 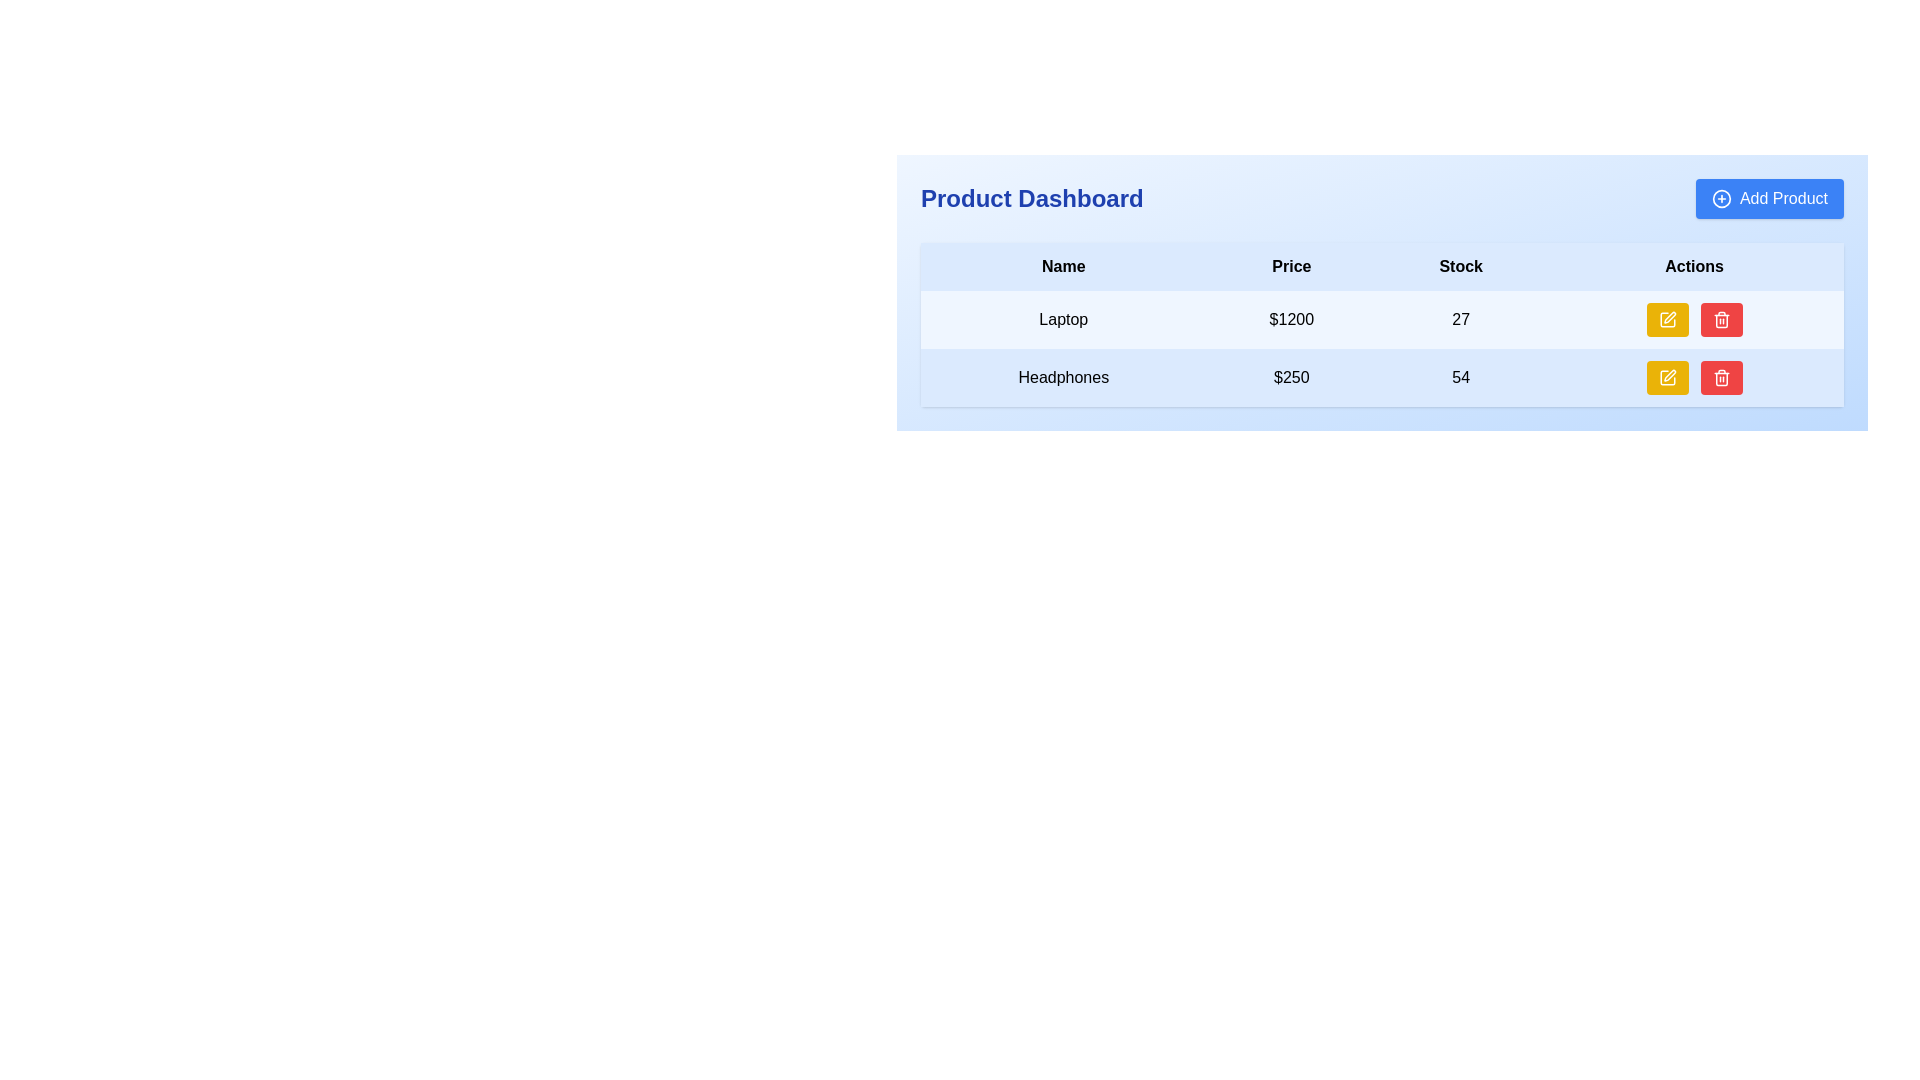 I want to click on the delete icon button for the 'Headphones' product, so click(x=1720, y=319).